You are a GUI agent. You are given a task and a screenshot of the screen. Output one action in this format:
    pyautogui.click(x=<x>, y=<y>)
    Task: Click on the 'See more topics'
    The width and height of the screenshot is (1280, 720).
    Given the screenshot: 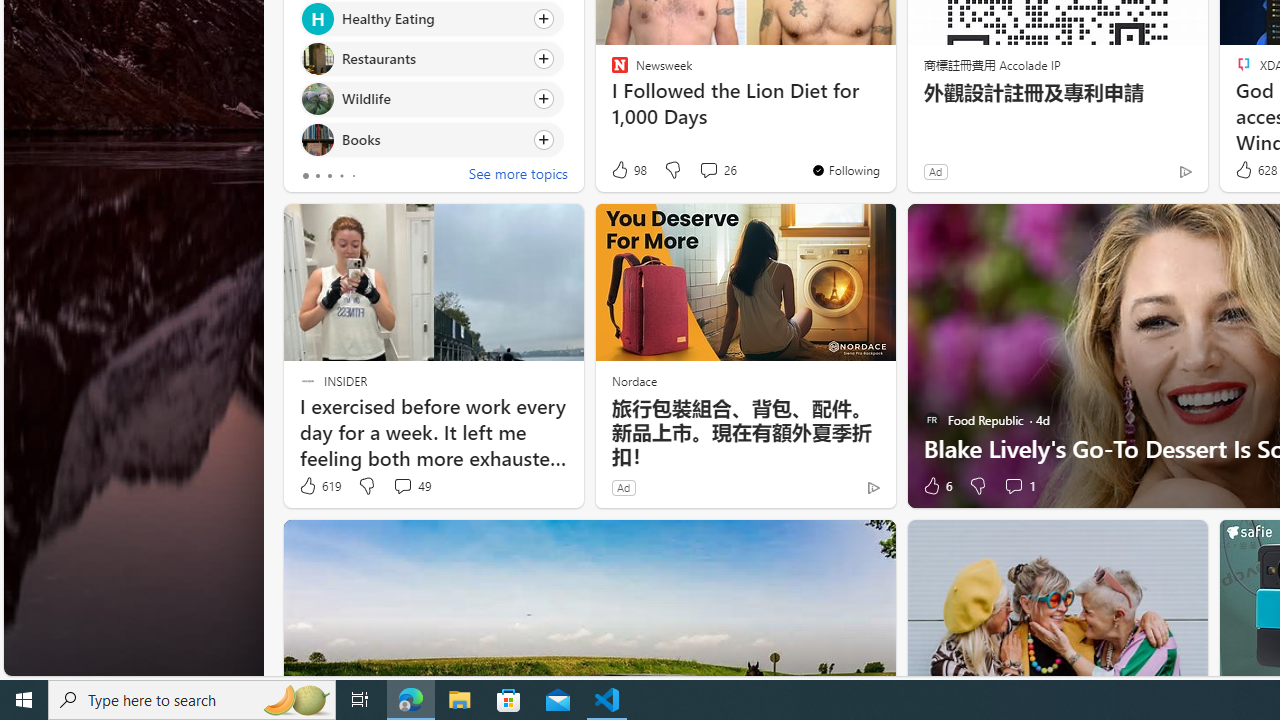 What is the action you would take?
    pyautogui.click(x=518, y=175)
    